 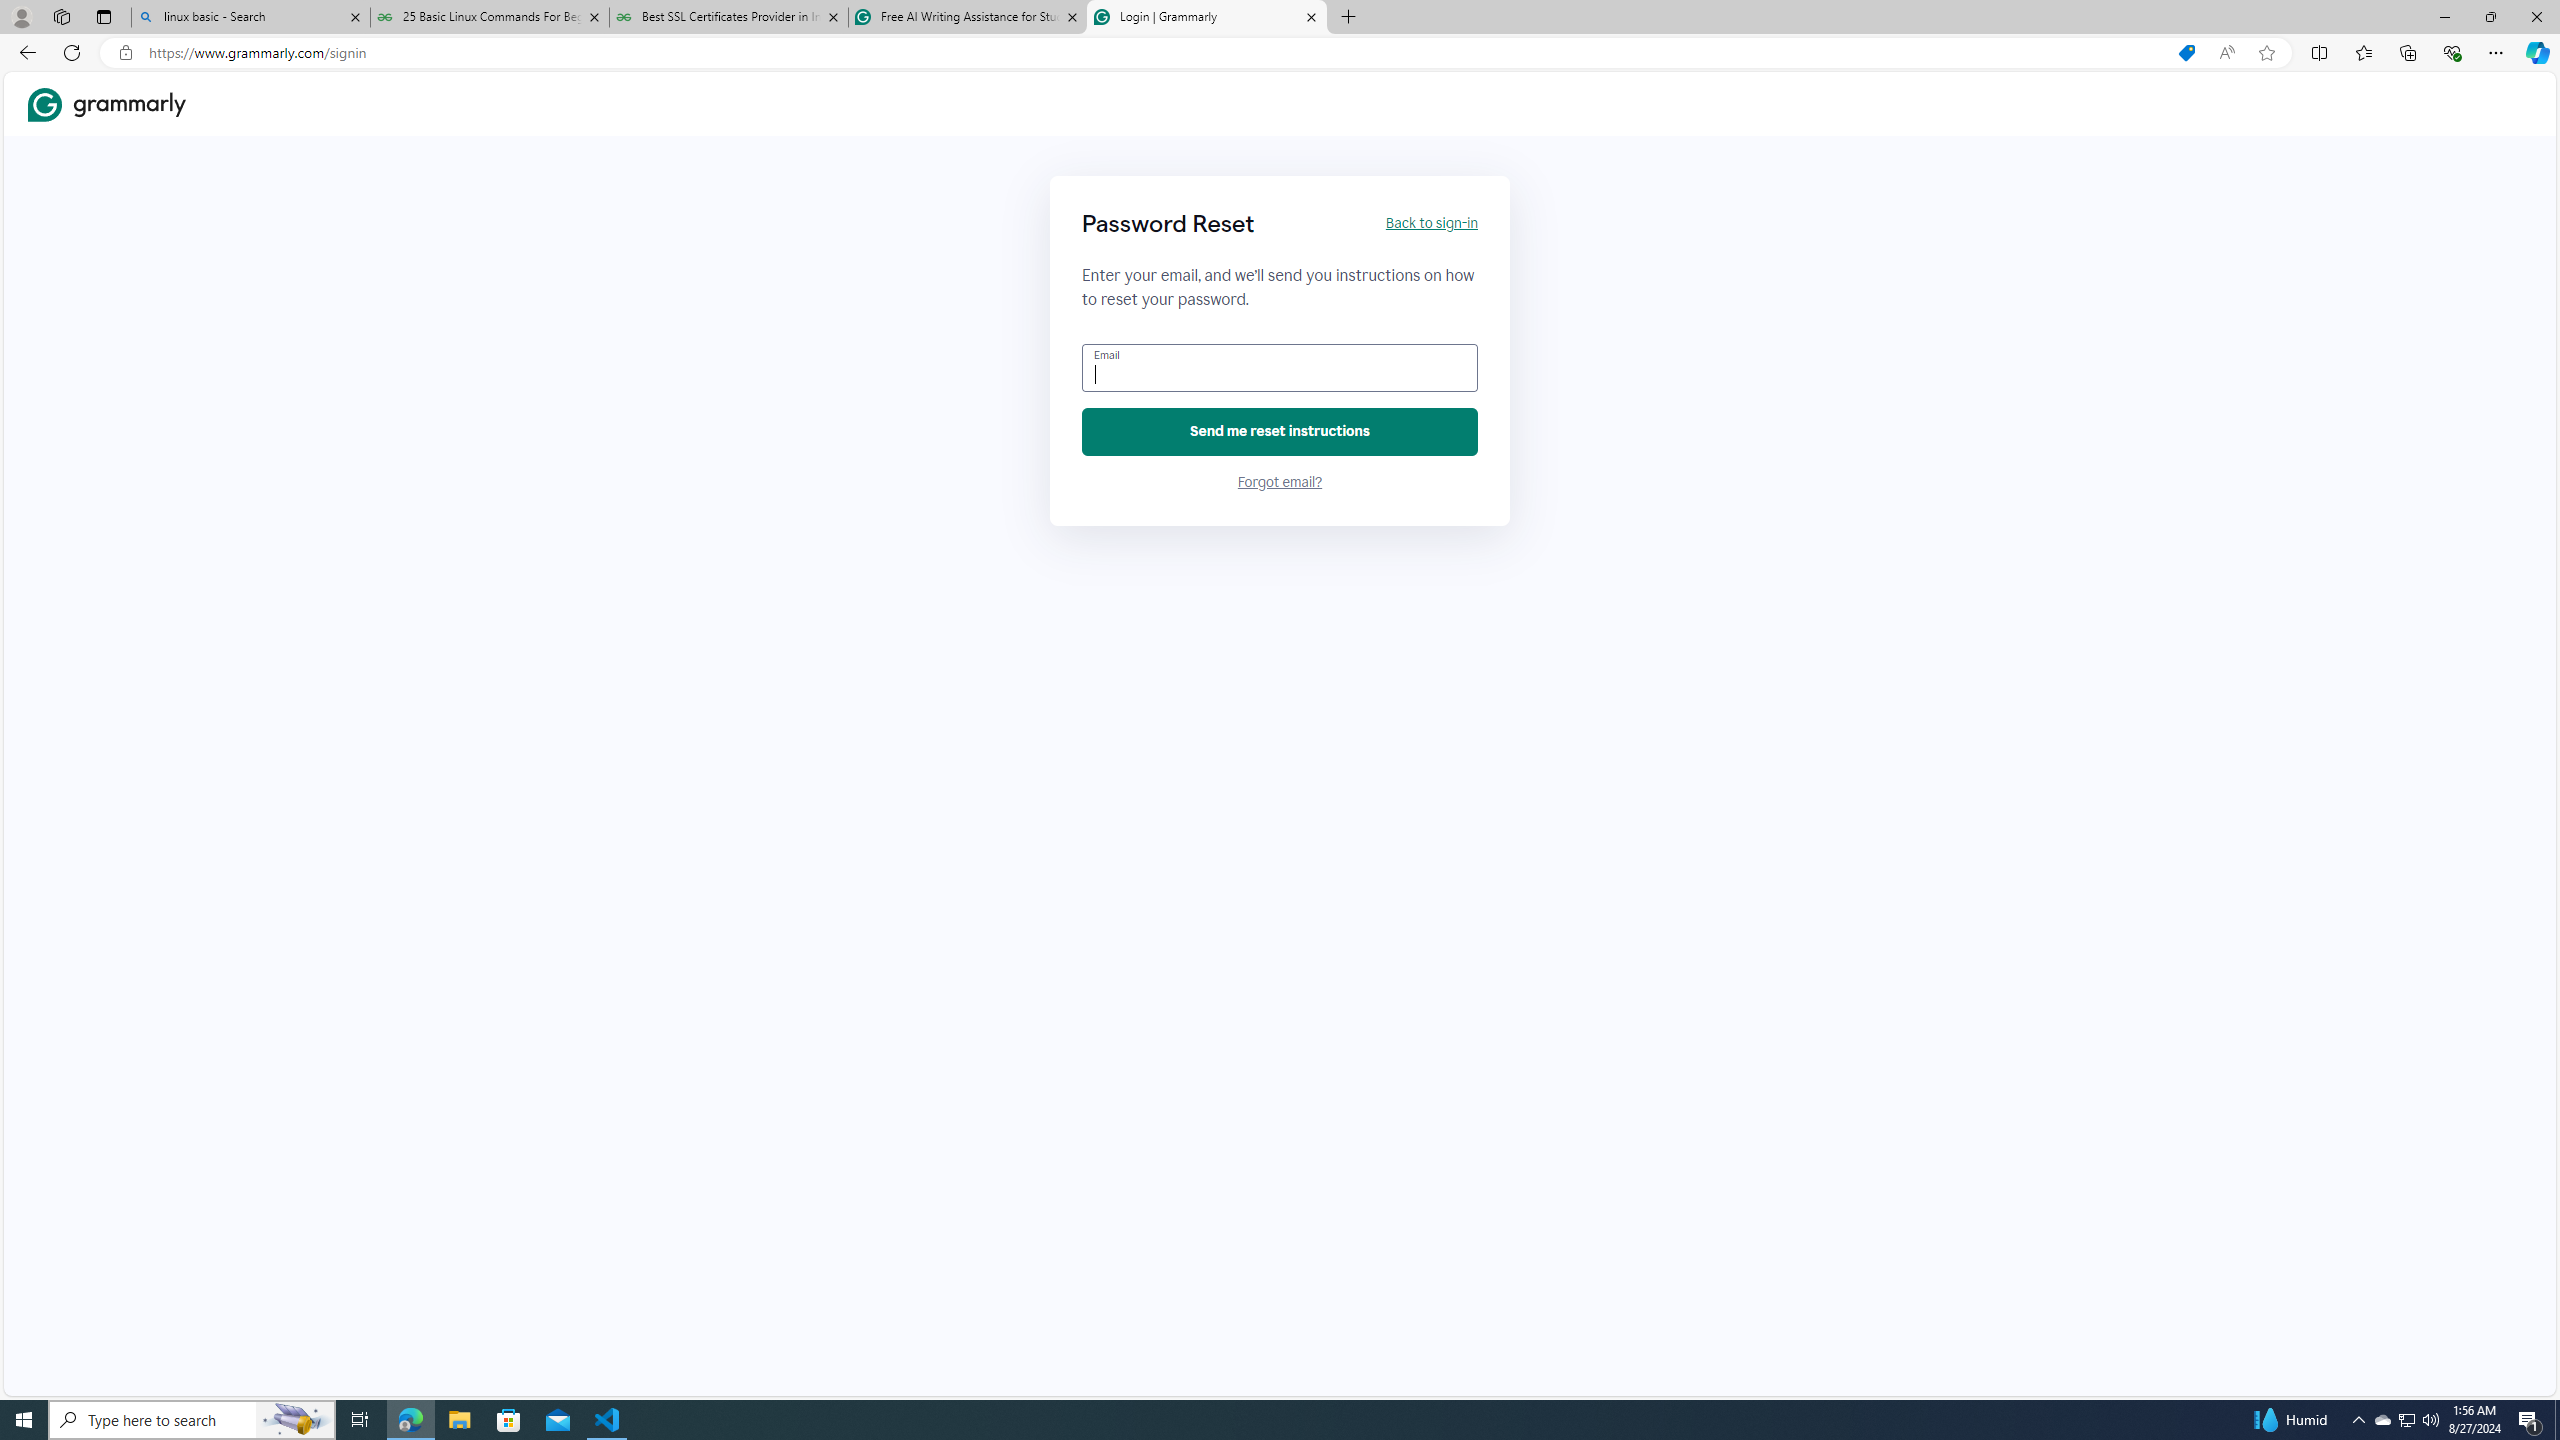 What do you see at coordinates (106, 104) in the screenshot?
I see `'Grammarly Home'` at bounding box center [106, 104].